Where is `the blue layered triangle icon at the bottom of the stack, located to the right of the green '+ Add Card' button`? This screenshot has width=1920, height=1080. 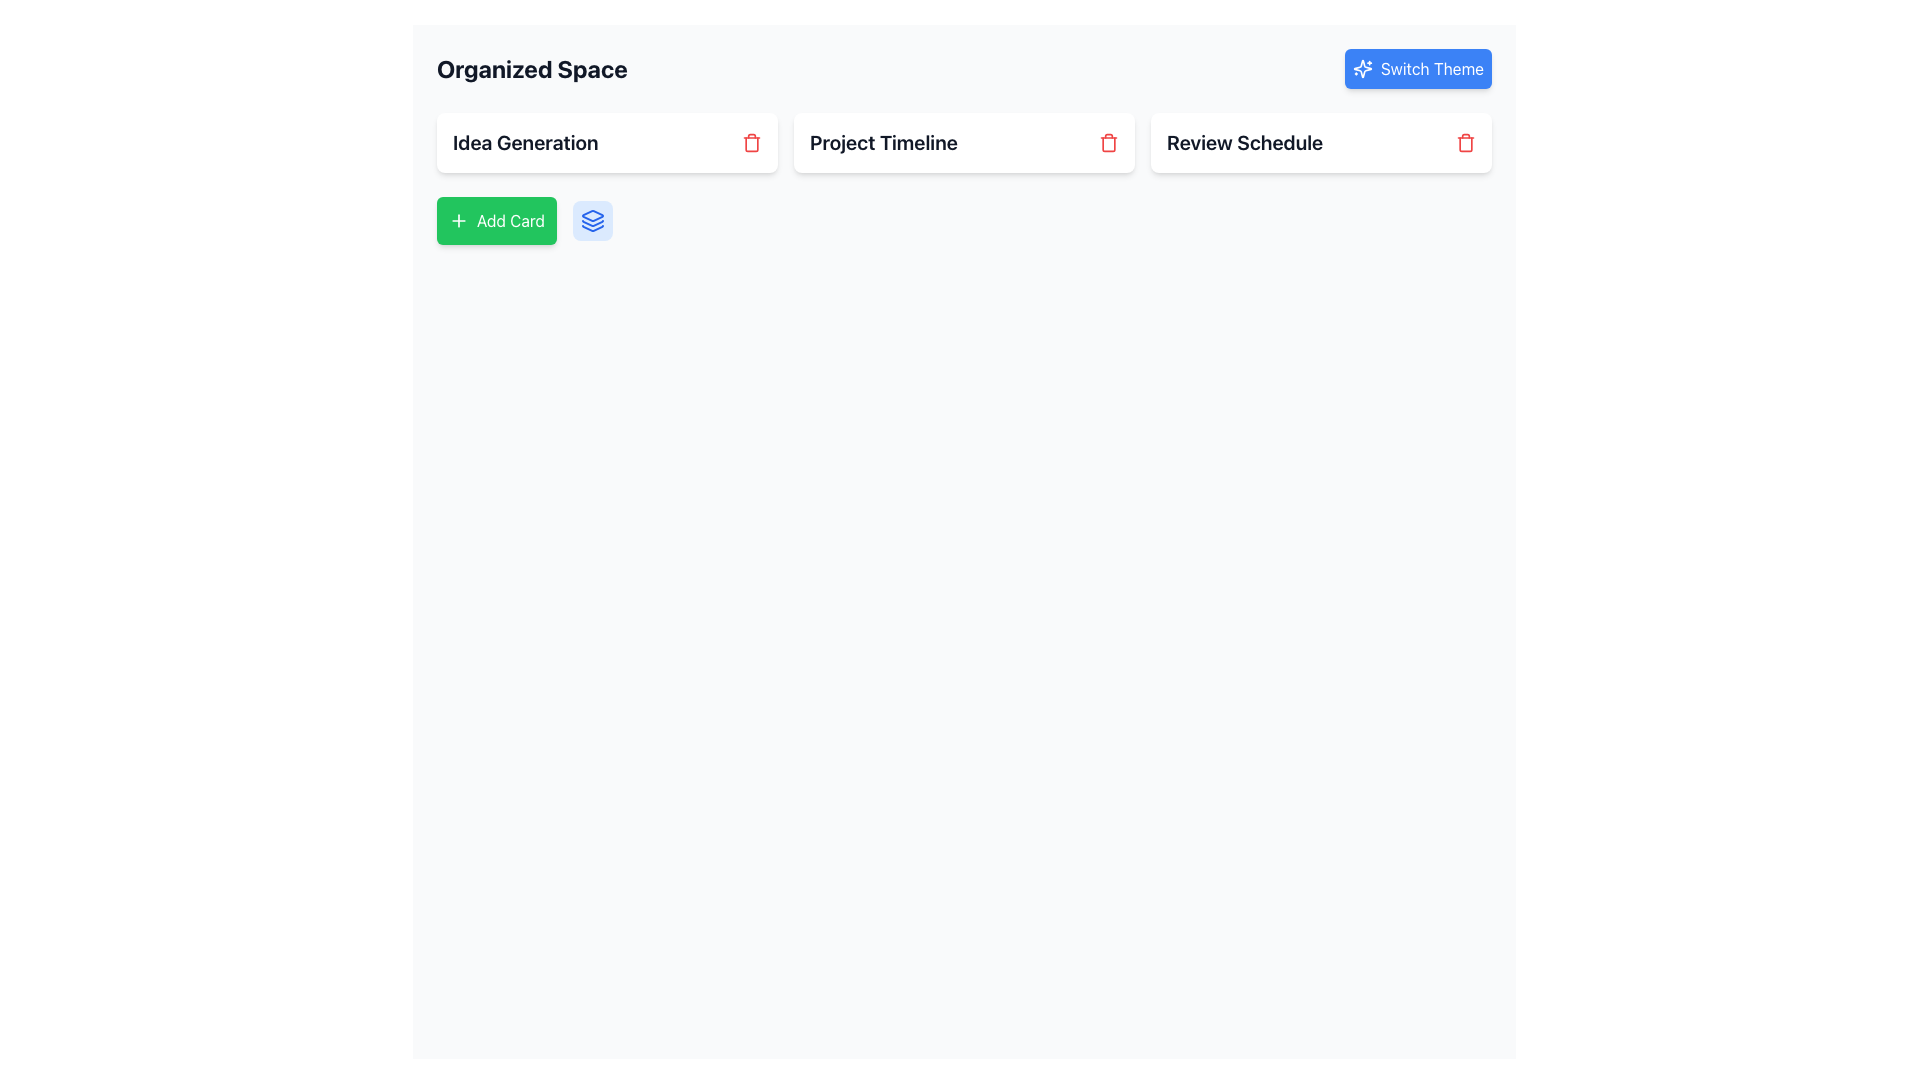
the blue layered triangle icon at the bottom of the stack, located to the right of the green '+ Add Card' button is located at coordinates (591, 227).